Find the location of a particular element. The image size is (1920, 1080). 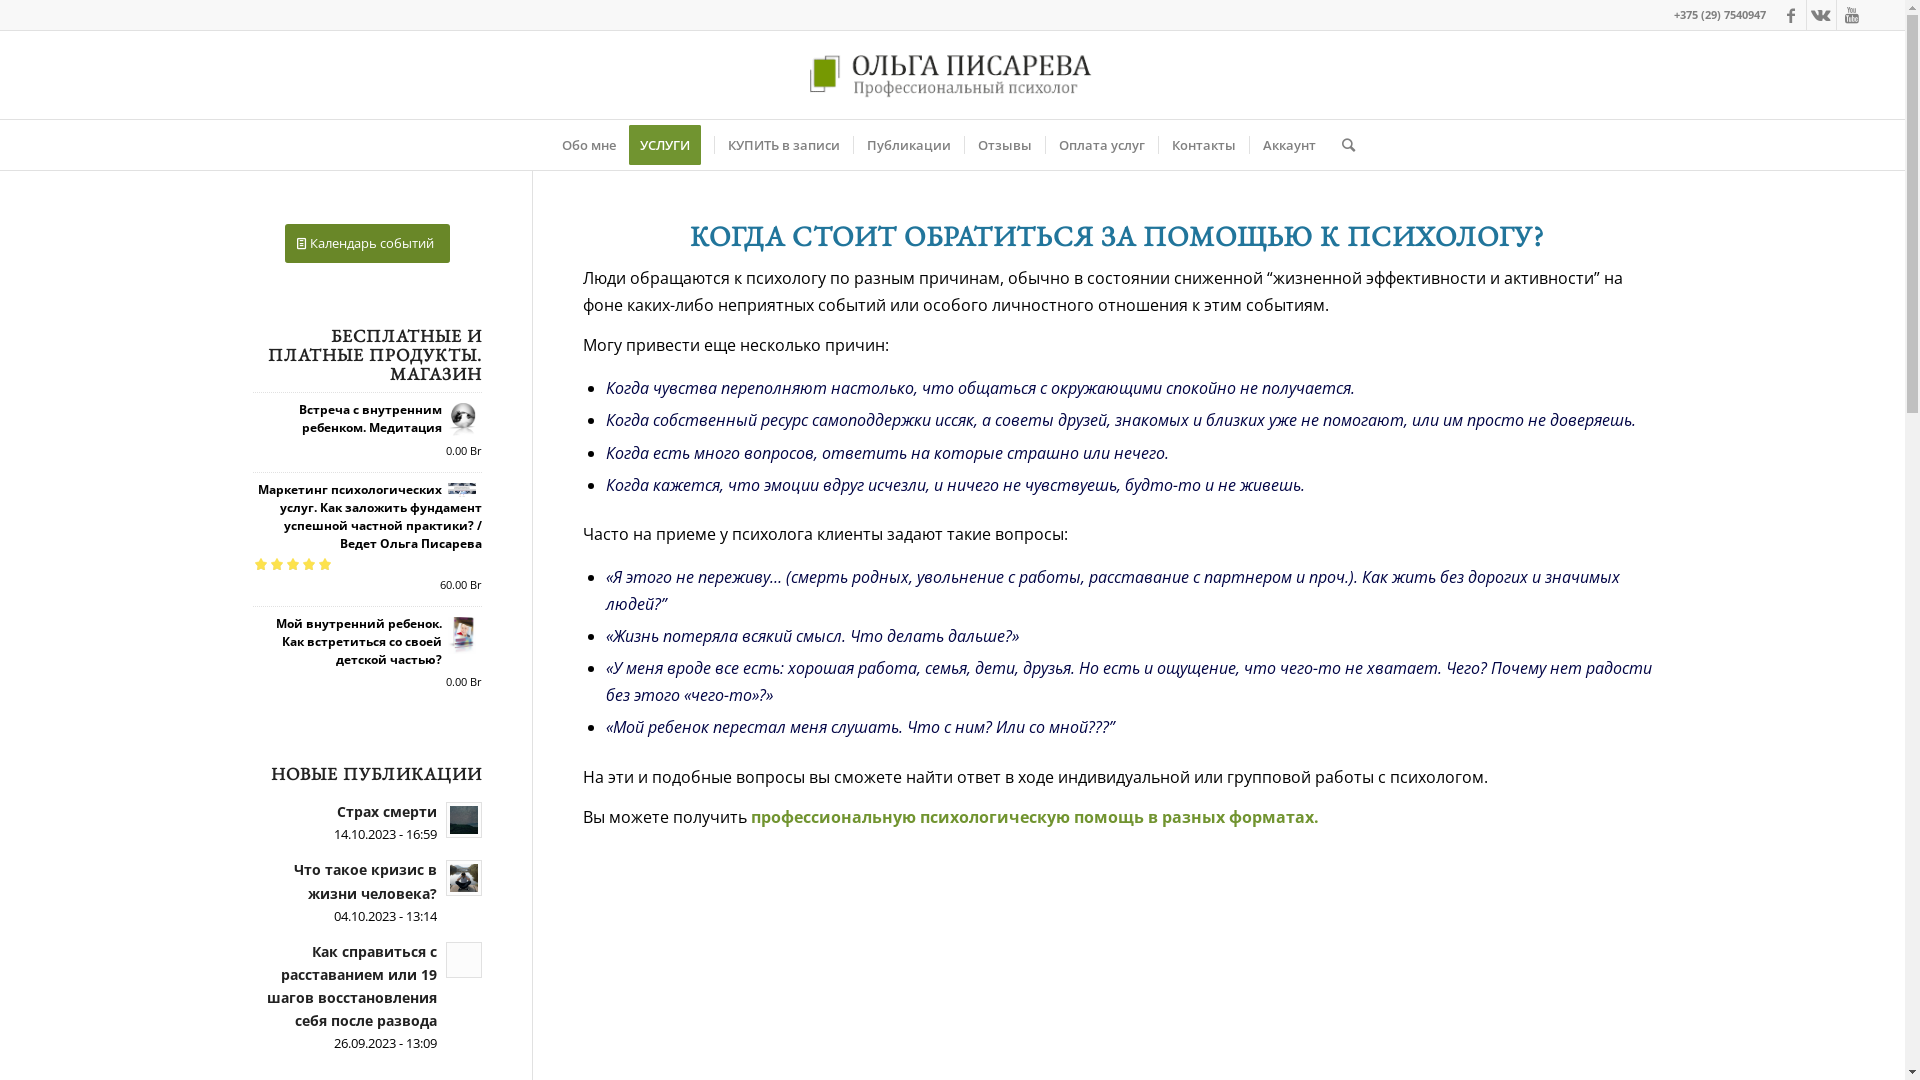

'Facebook' is located at coordinates (1776, 15).